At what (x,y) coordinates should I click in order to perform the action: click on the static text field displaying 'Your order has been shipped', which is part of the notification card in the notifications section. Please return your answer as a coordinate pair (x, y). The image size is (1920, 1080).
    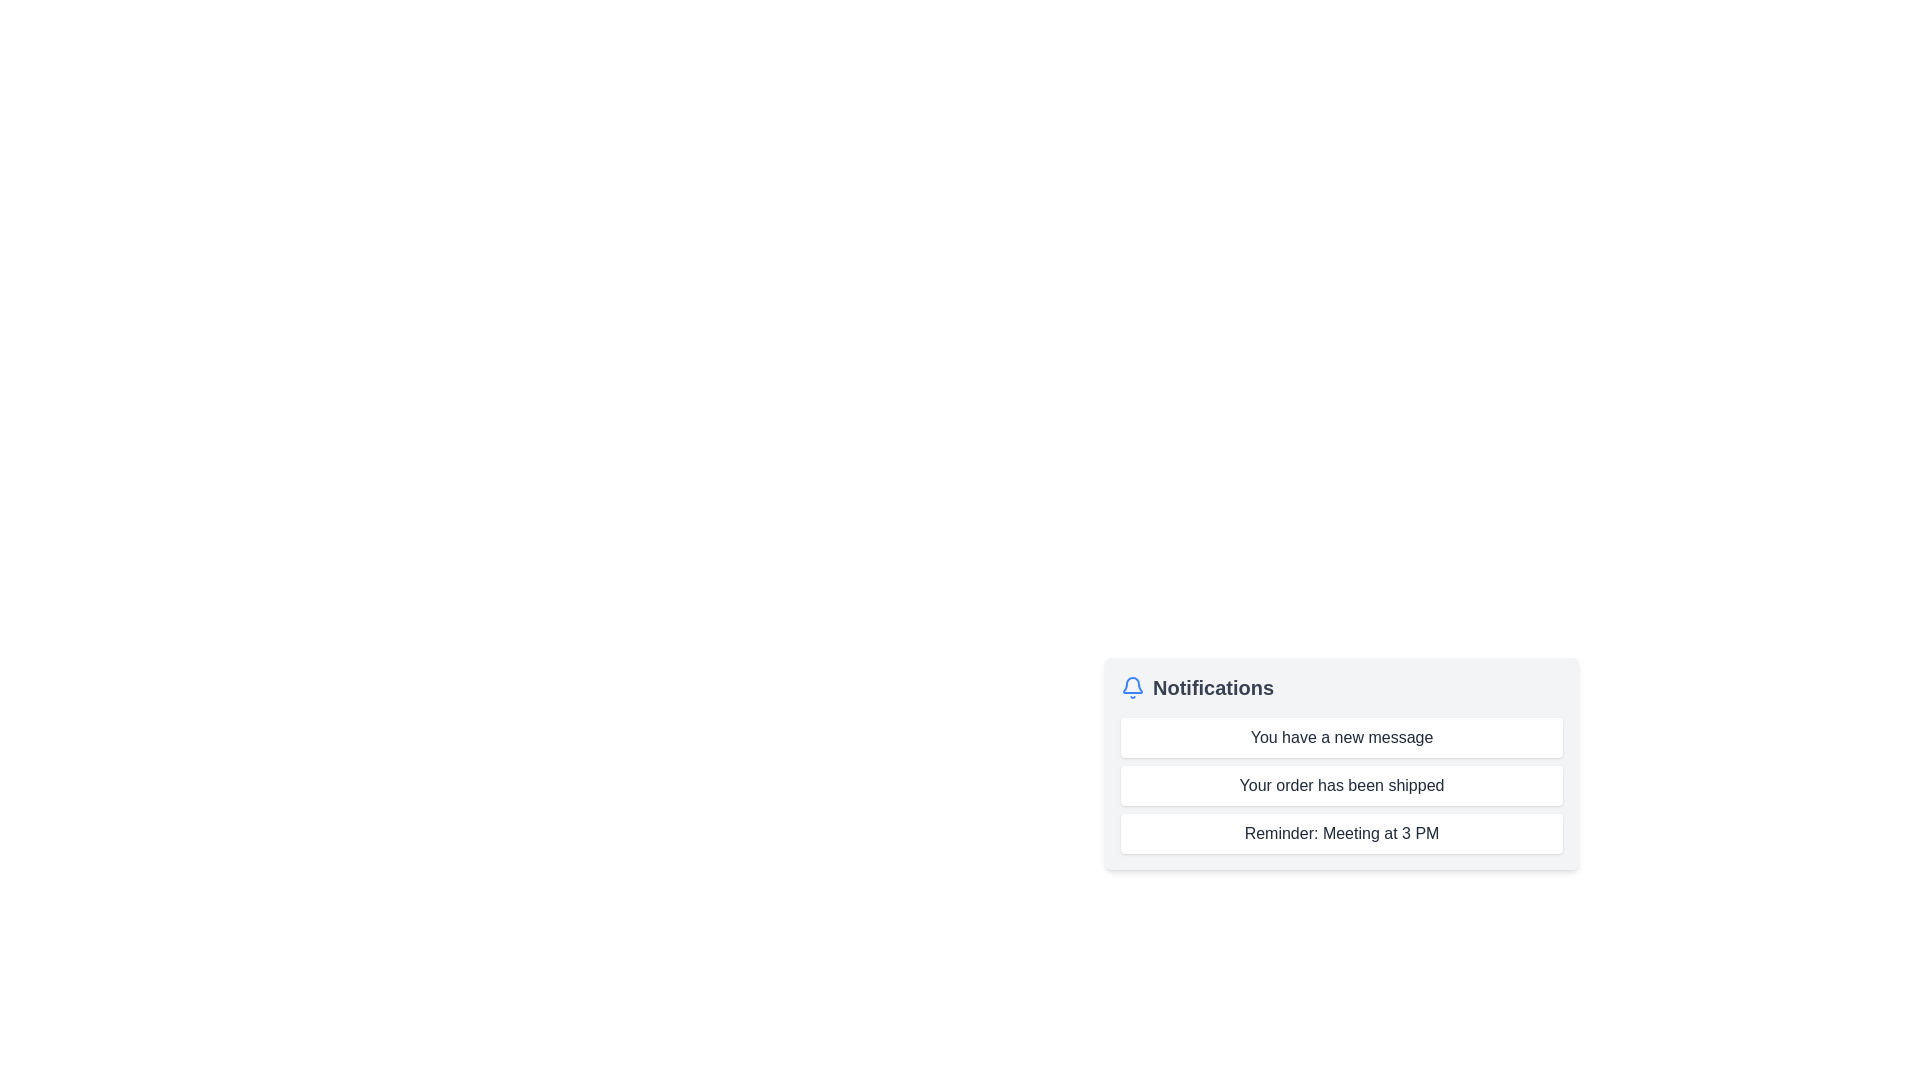
    Looking at the image, I should click on (1342, 785).